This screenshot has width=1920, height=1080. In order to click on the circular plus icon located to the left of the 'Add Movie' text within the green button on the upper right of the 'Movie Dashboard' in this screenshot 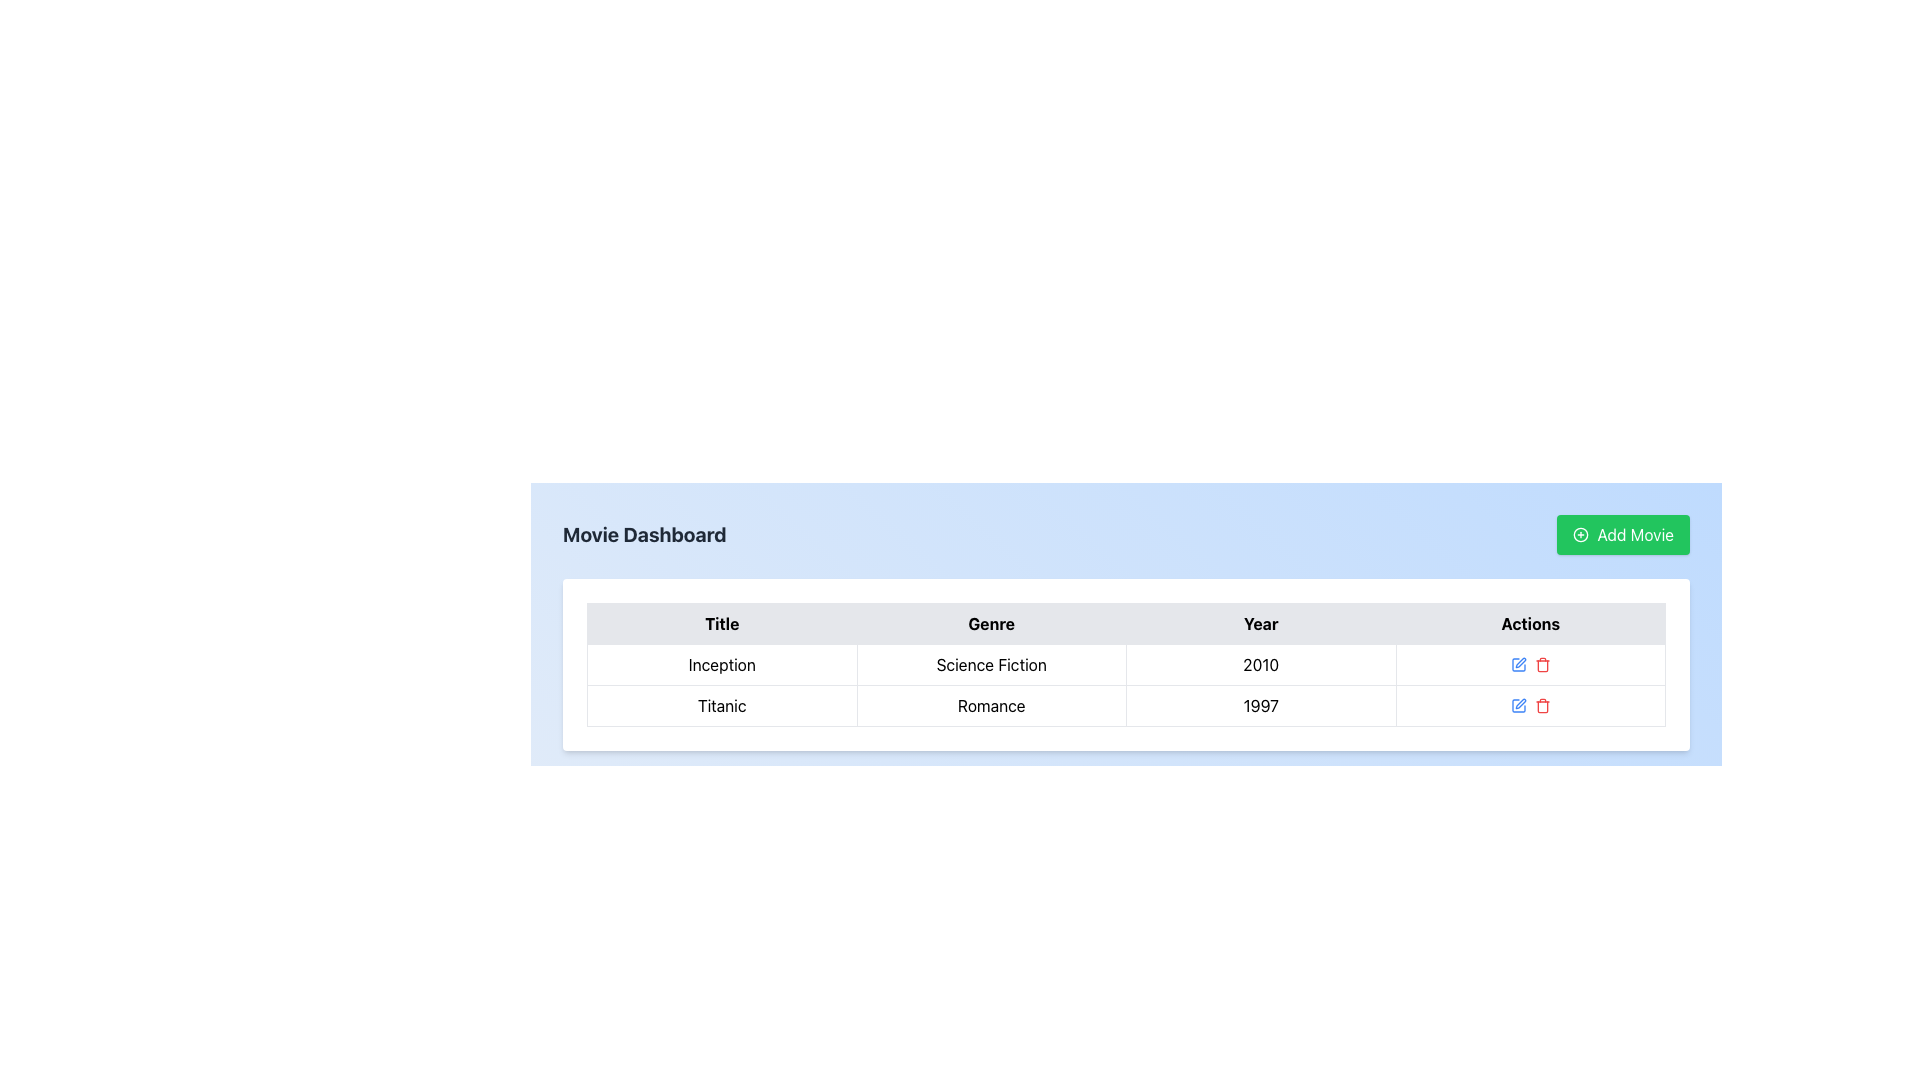, I will do `click(1580, 534)`.